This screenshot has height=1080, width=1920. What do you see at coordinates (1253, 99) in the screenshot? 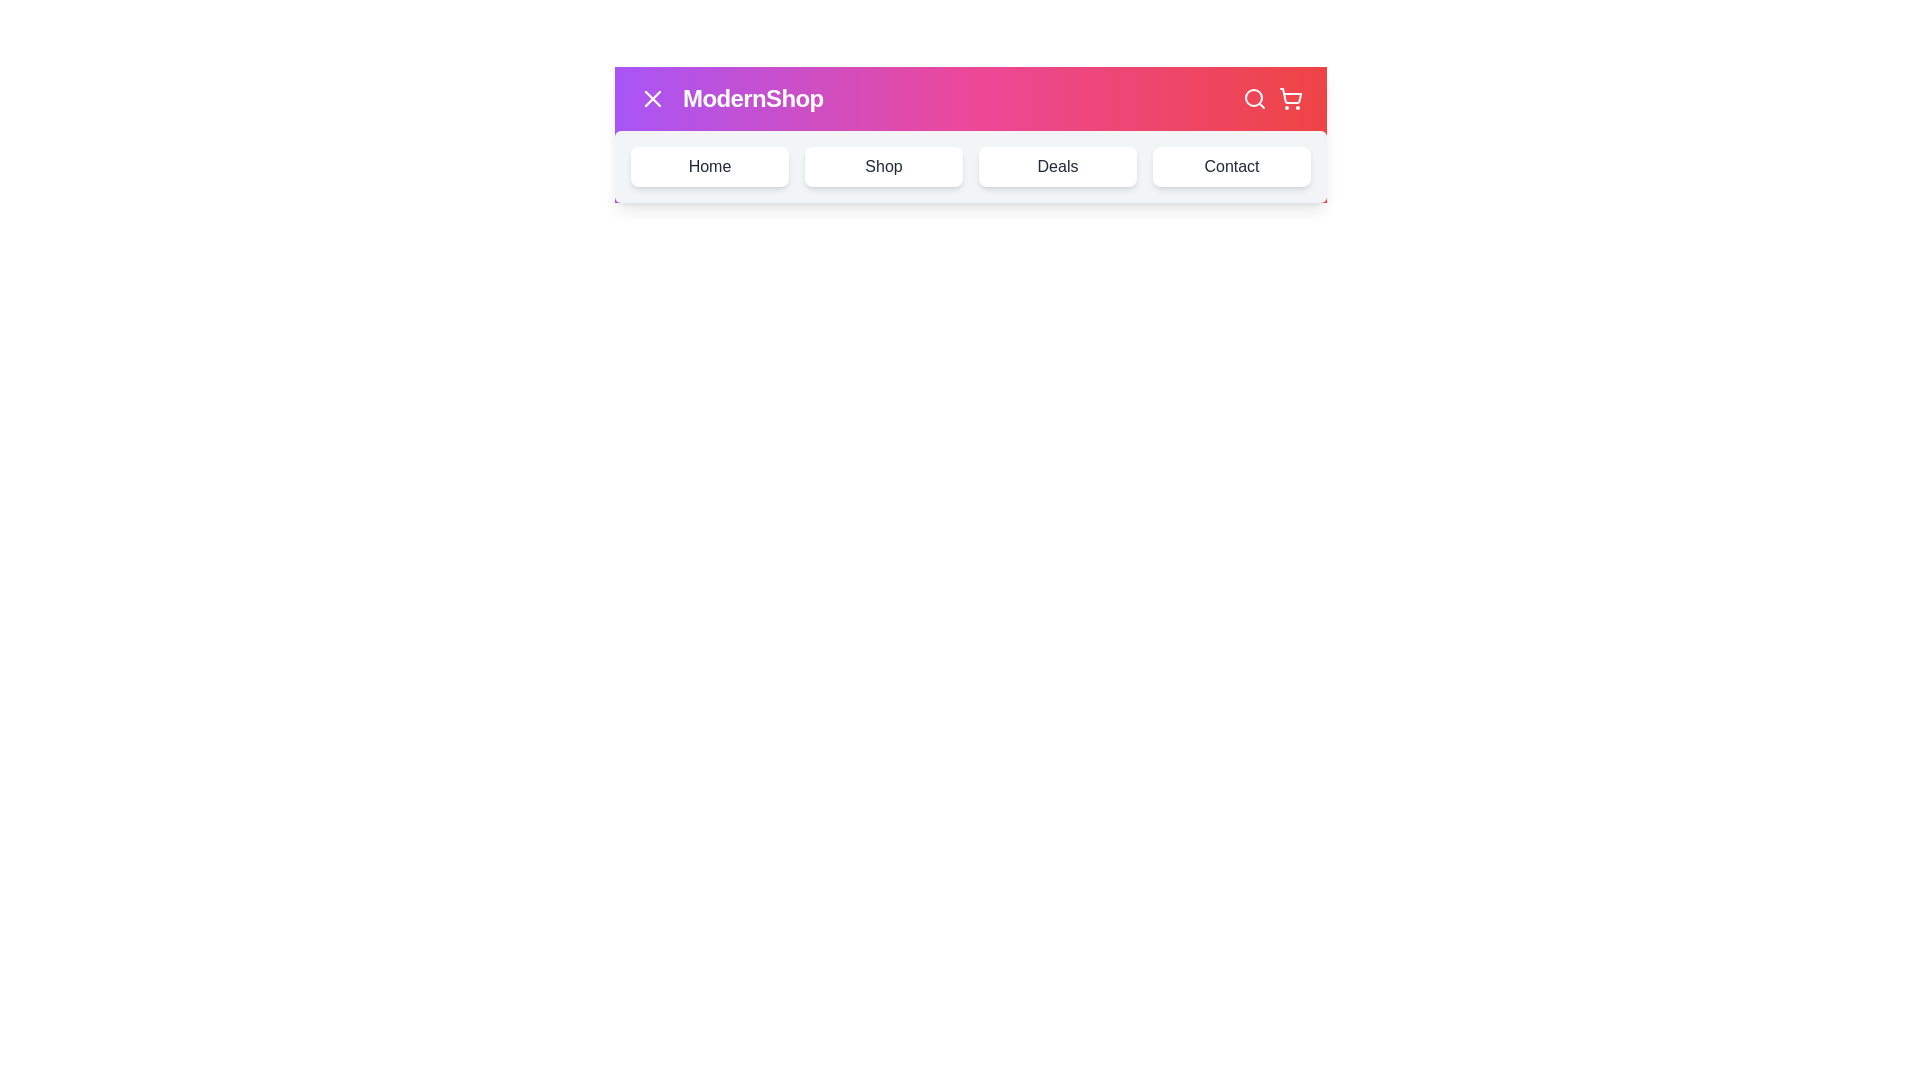
I see `the search button` at bounding box center [1253, 99].